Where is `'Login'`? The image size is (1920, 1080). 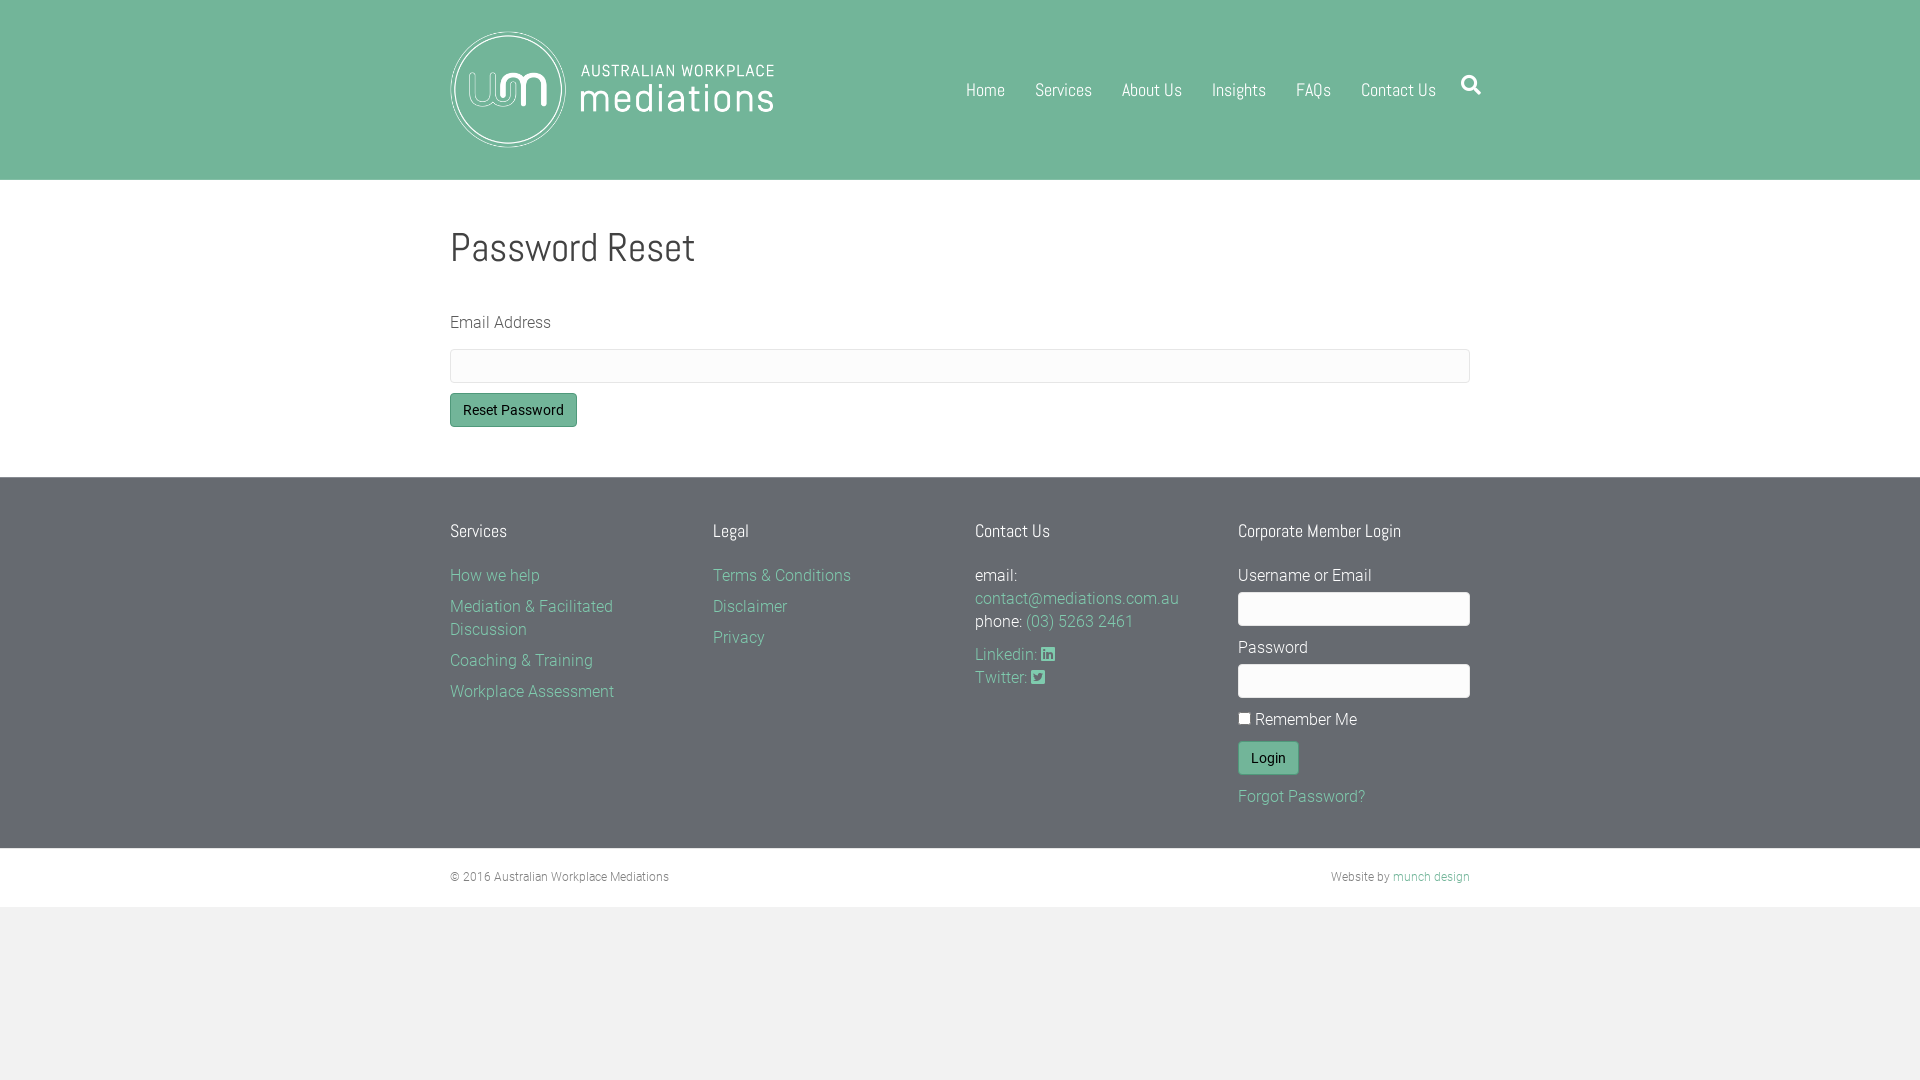
'Login' is located at coordinates (1267, 758).